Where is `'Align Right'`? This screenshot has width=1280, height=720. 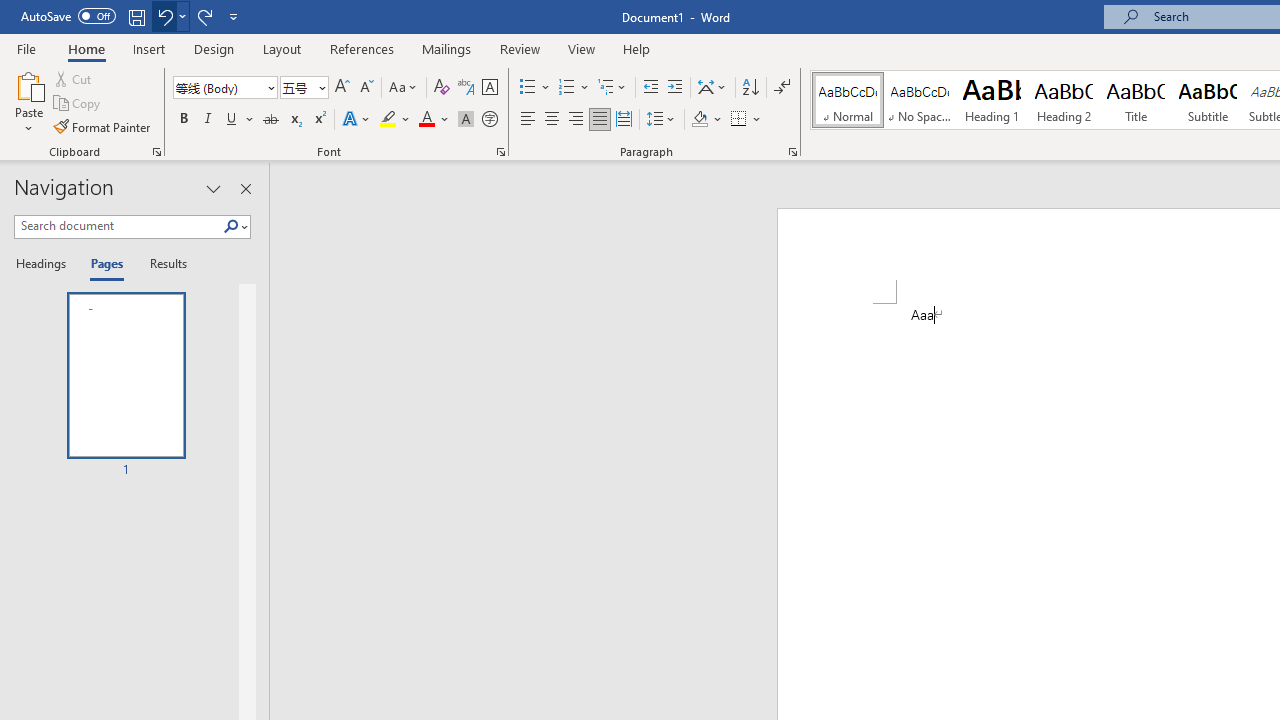
'Align Right' is located at coordinates (575, 119).